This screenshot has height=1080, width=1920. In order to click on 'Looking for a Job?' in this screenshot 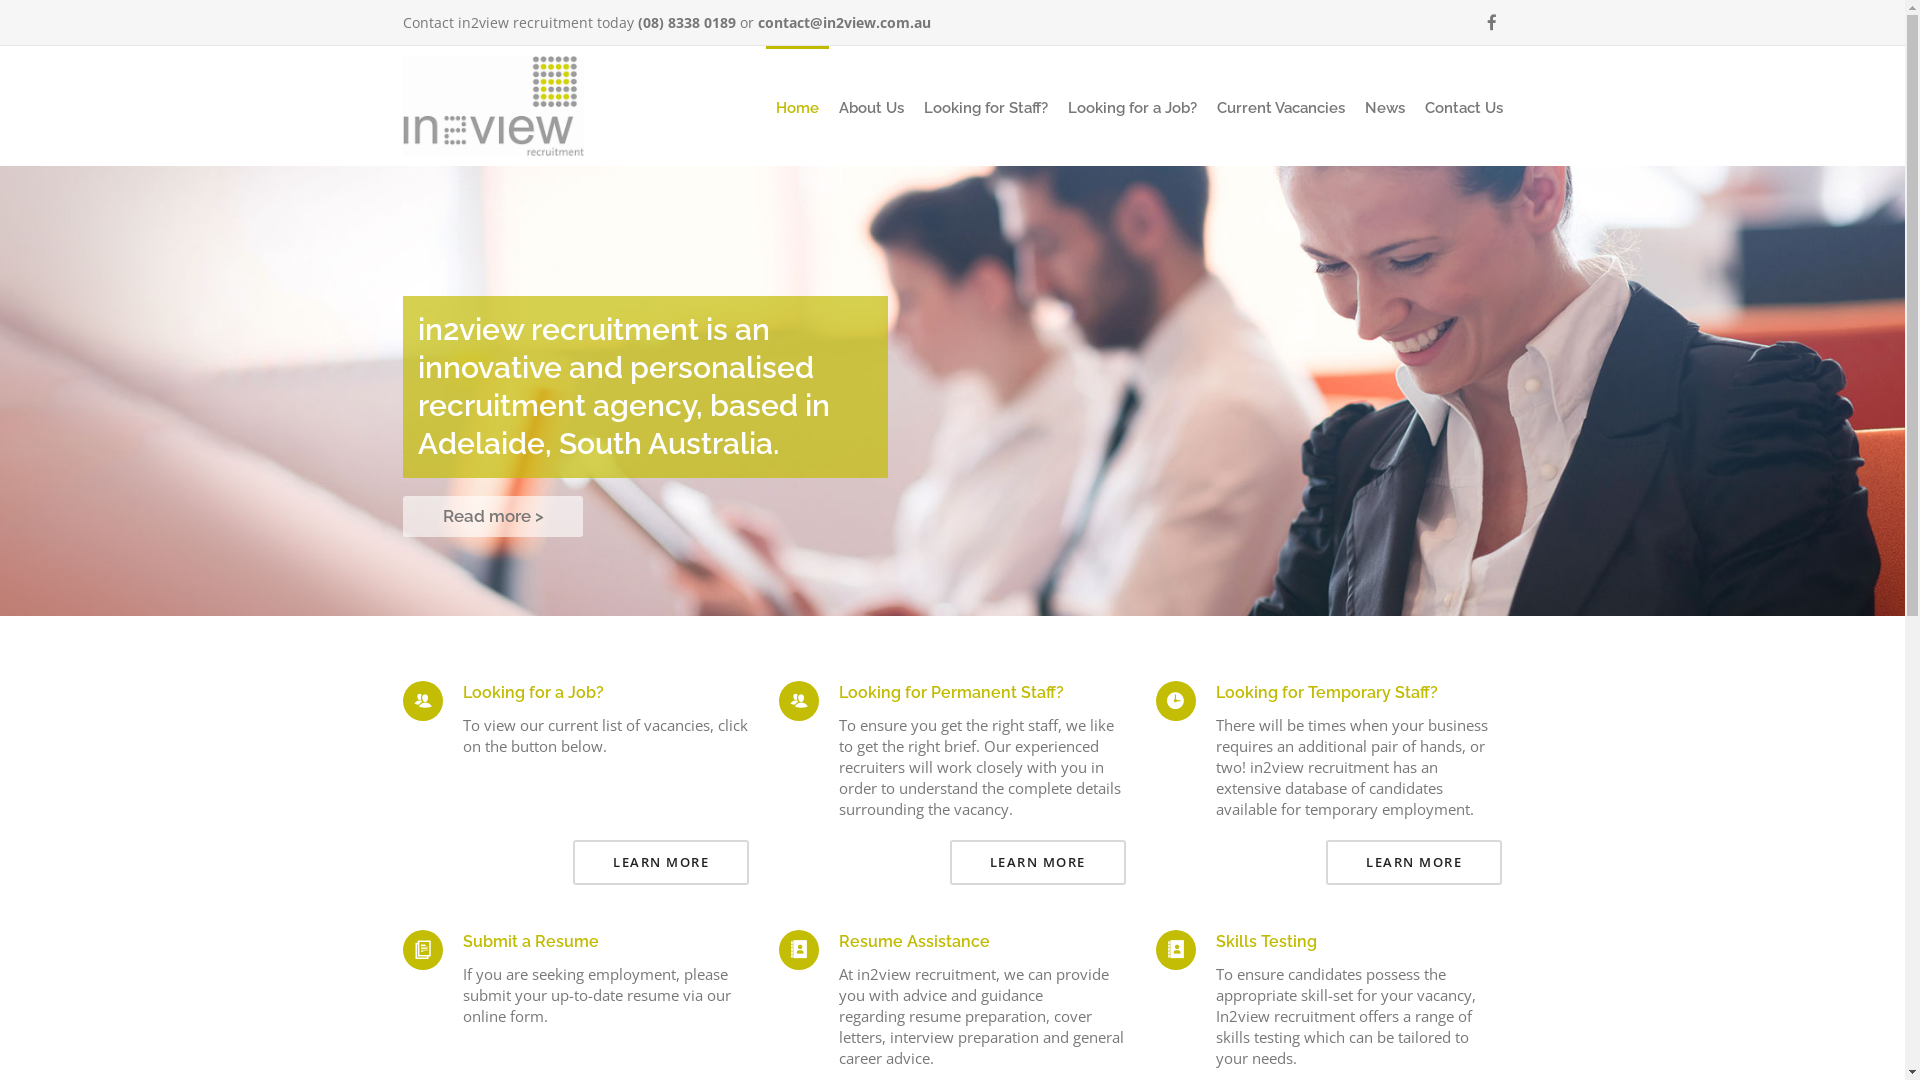, I will do `click(1132, 108)`.